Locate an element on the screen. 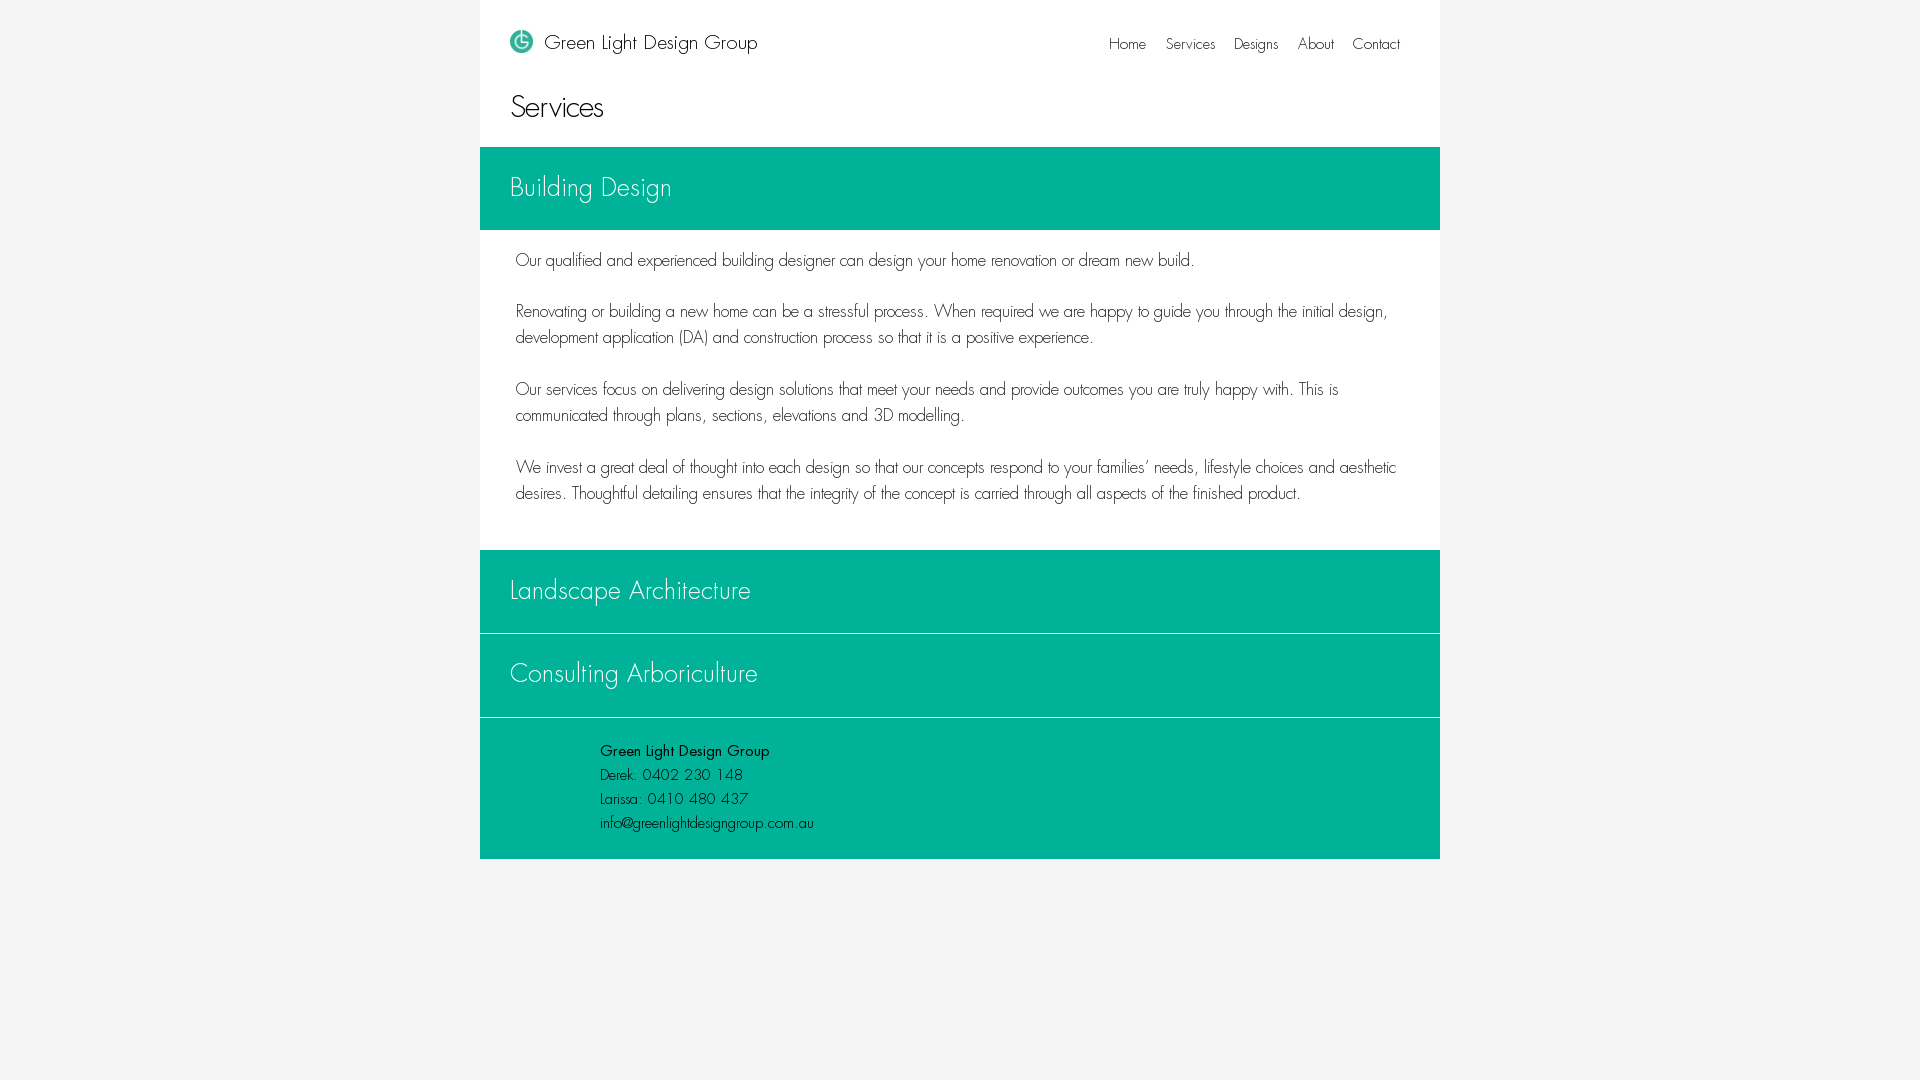 This screenshot has height=1080, width=1920. 'Services' is located at coordinates (1190, 45).